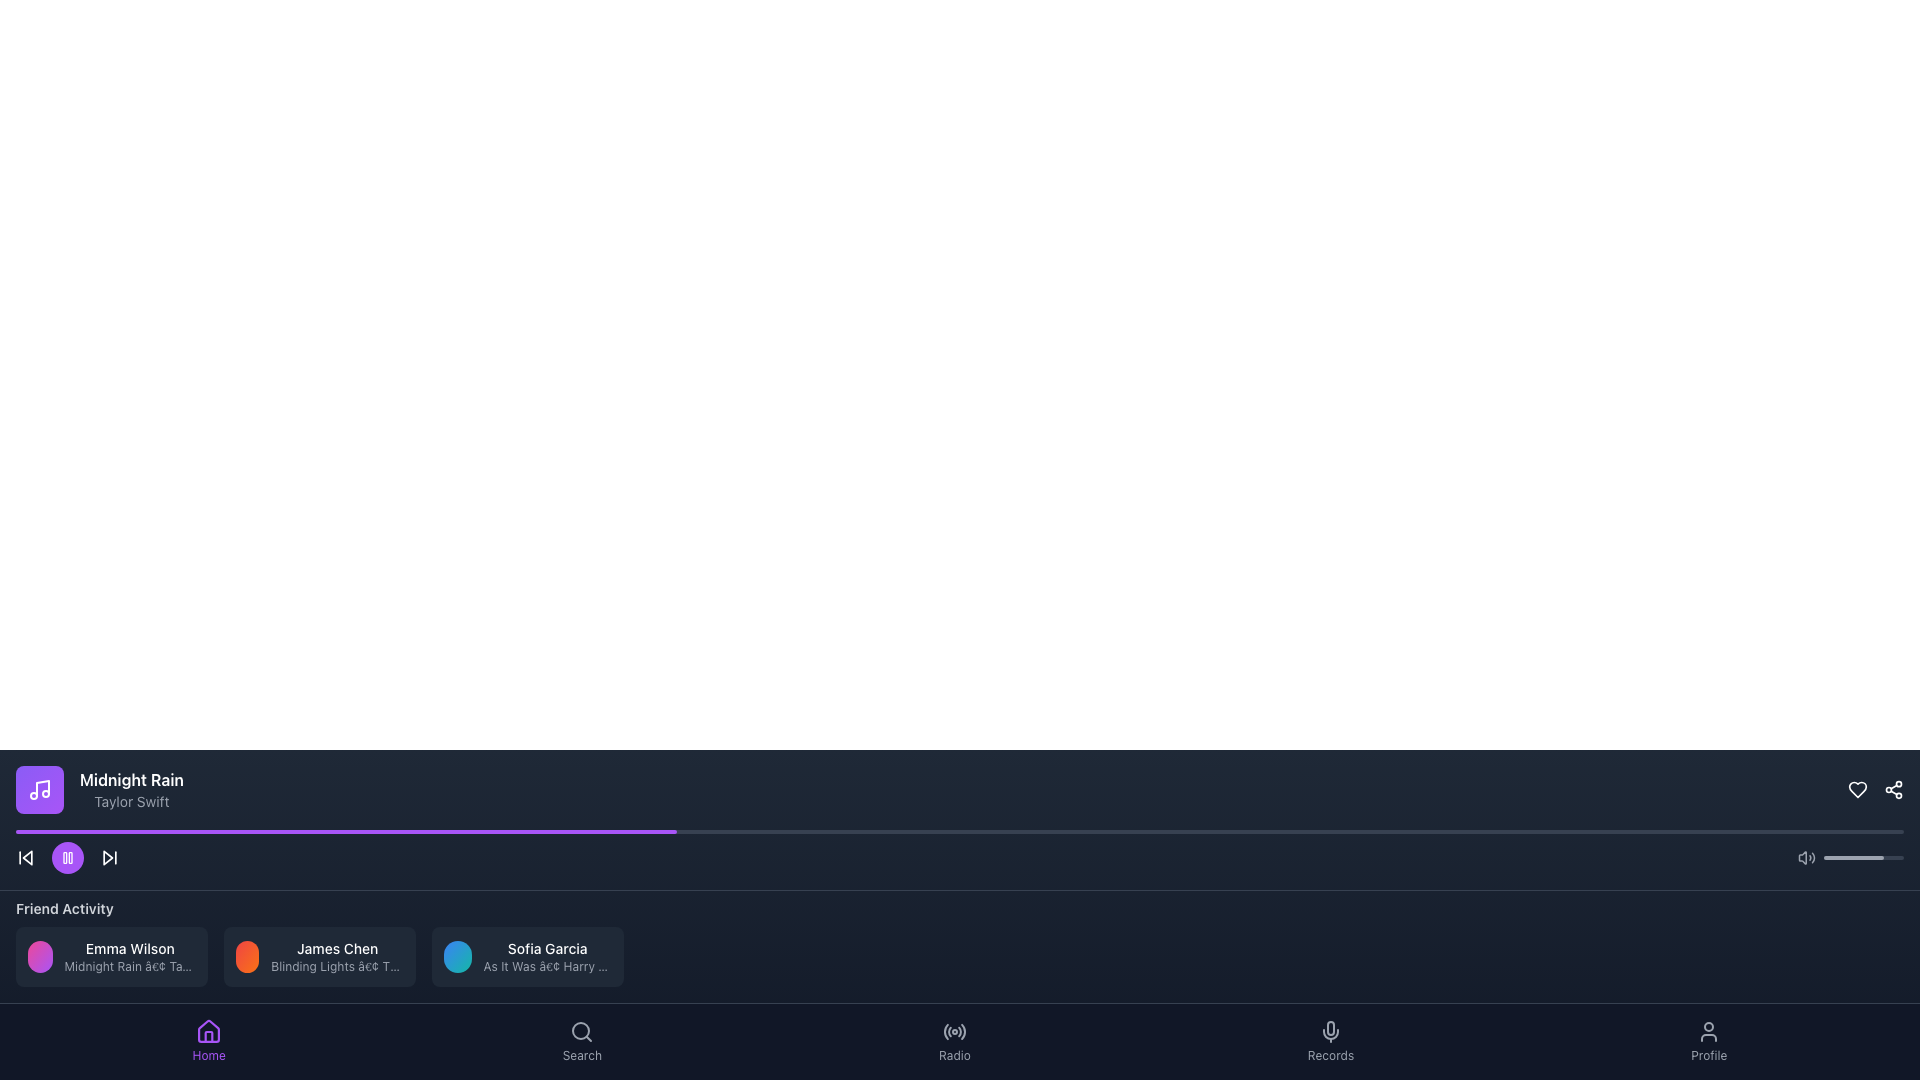  I want to click on the share icon button located in the bottom-right corner of the application interface, next to a heart-shaped icon, so click(1893, 789).